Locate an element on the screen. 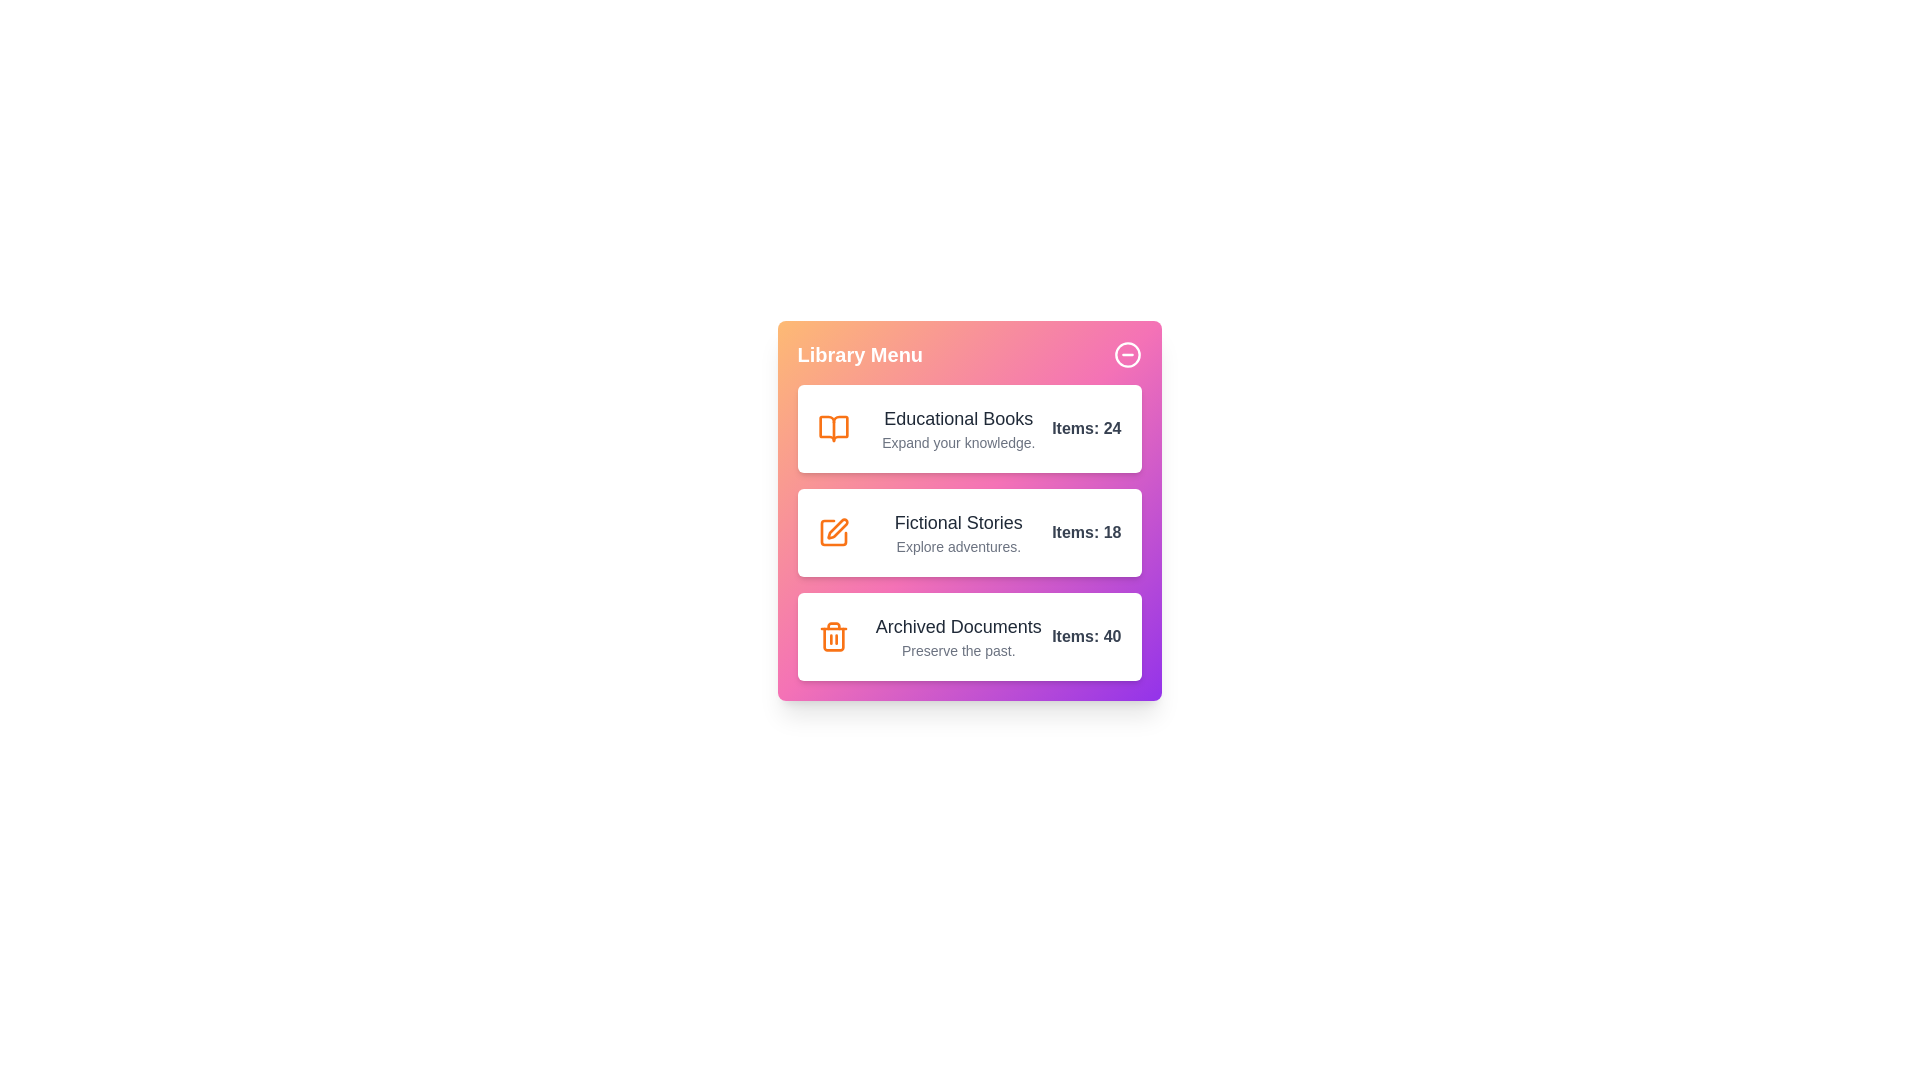  the icon of the category Fictional Stories is located at coordinates (833, 531).